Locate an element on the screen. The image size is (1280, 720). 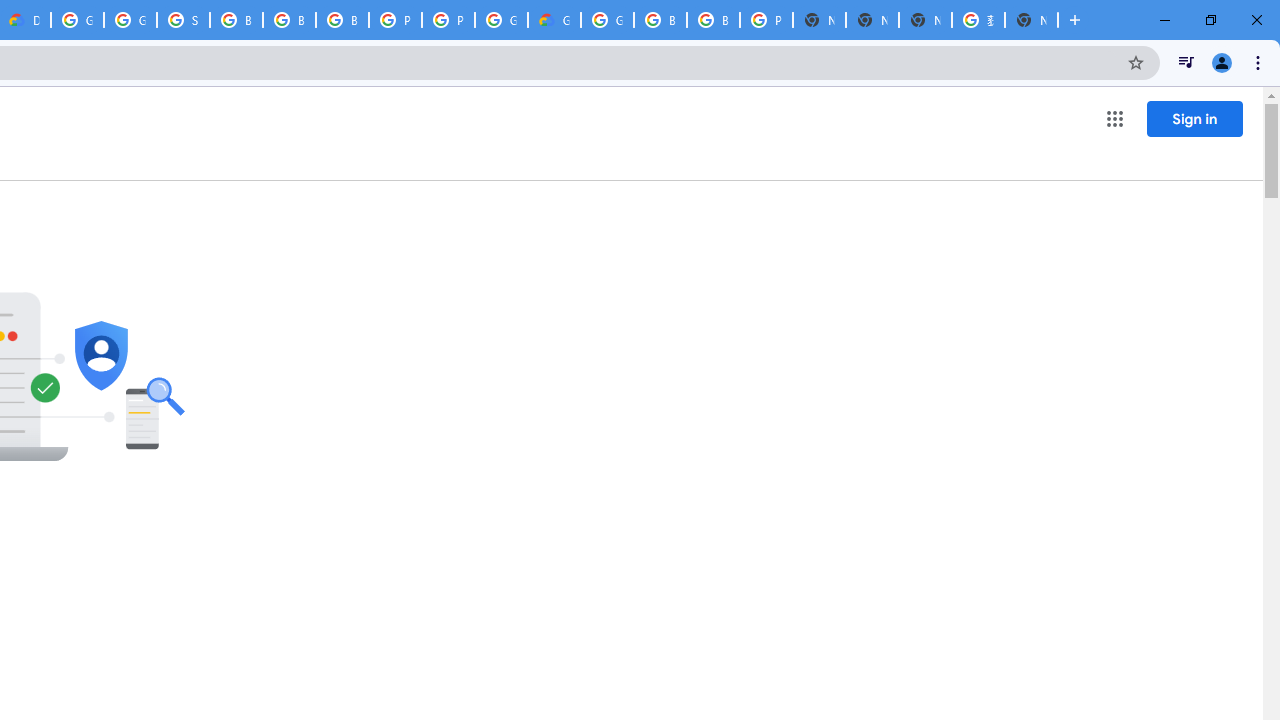
'Sign in - Google Accounts' is located at coordinates (183, 20).